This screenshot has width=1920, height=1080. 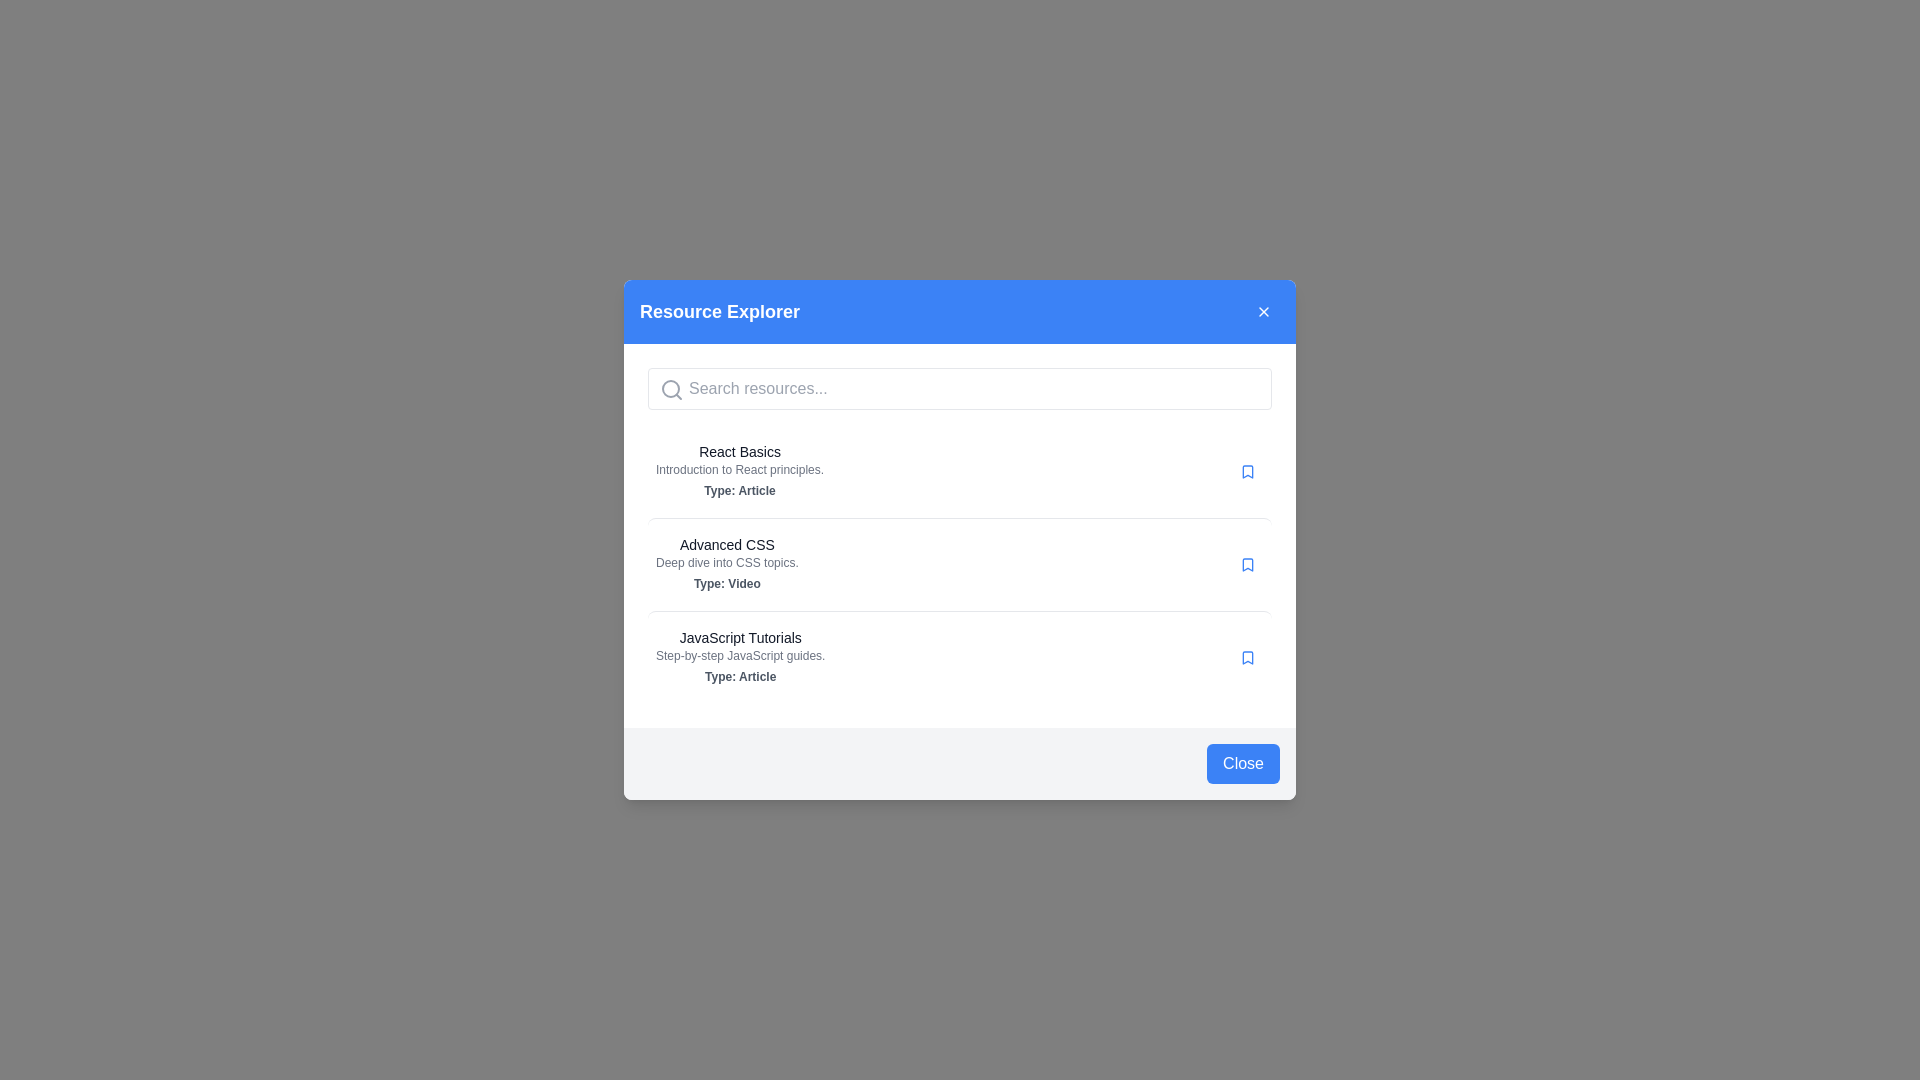 What do you see at coordinates (672, 389) in the screenshot?
I see `the search icon located on the left side of the input field inside the 'Resource Explorer' modal, which indicates the search functionality` at bounding box center [672, 389].